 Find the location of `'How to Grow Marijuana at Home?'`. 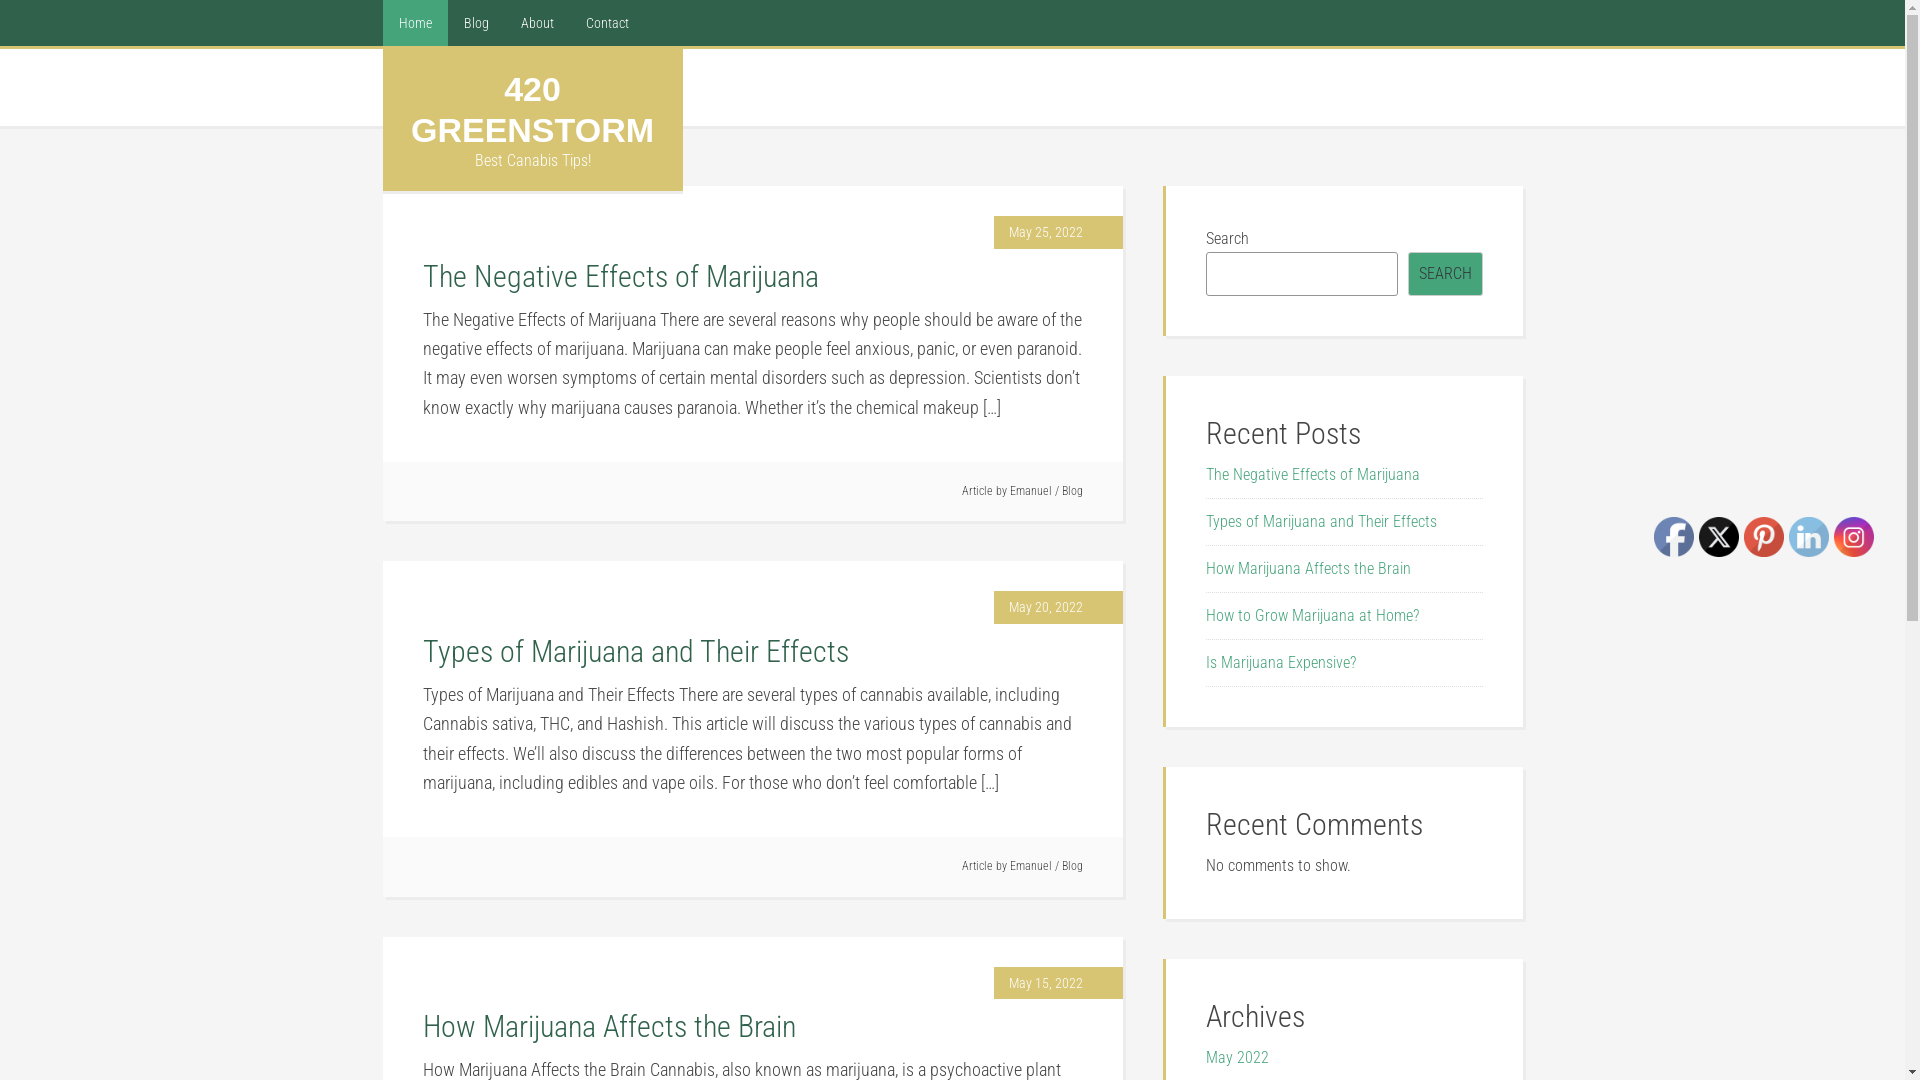

'How to Grow Marijuana at Home?' is located at coordinates (1312, 614).